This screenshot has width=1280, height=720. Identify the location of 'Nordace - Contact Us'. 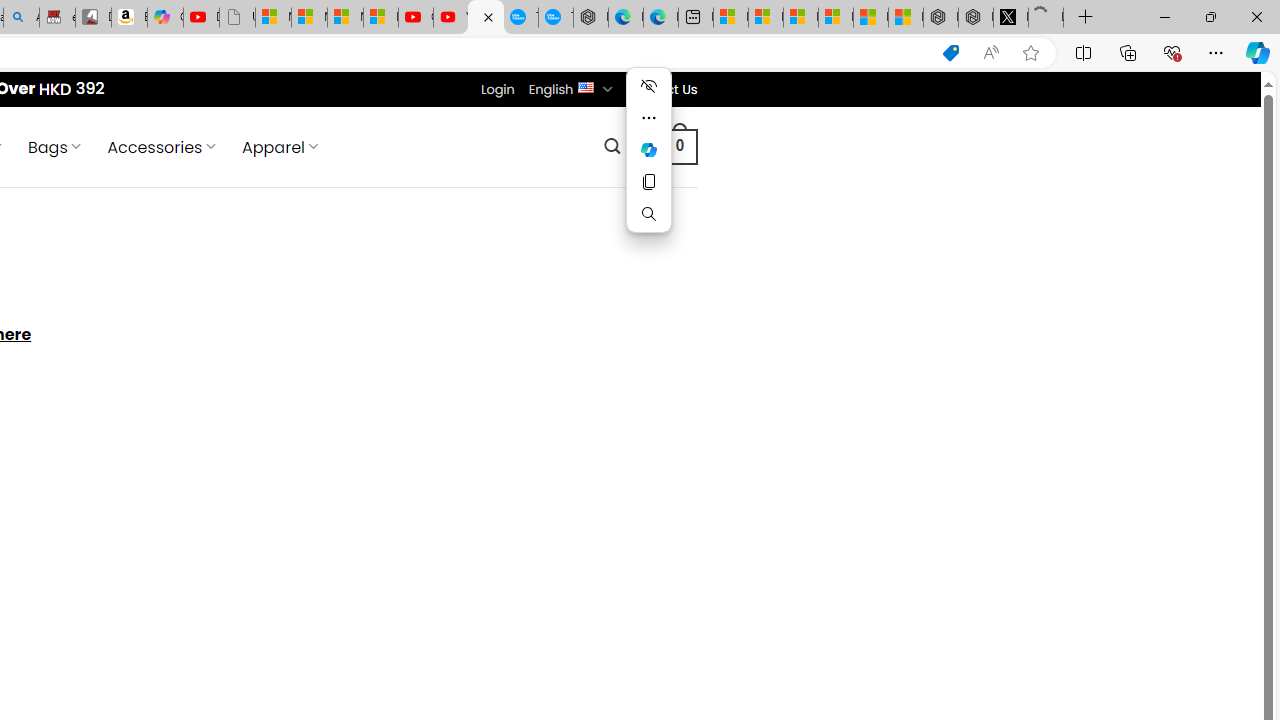
(485, 17).